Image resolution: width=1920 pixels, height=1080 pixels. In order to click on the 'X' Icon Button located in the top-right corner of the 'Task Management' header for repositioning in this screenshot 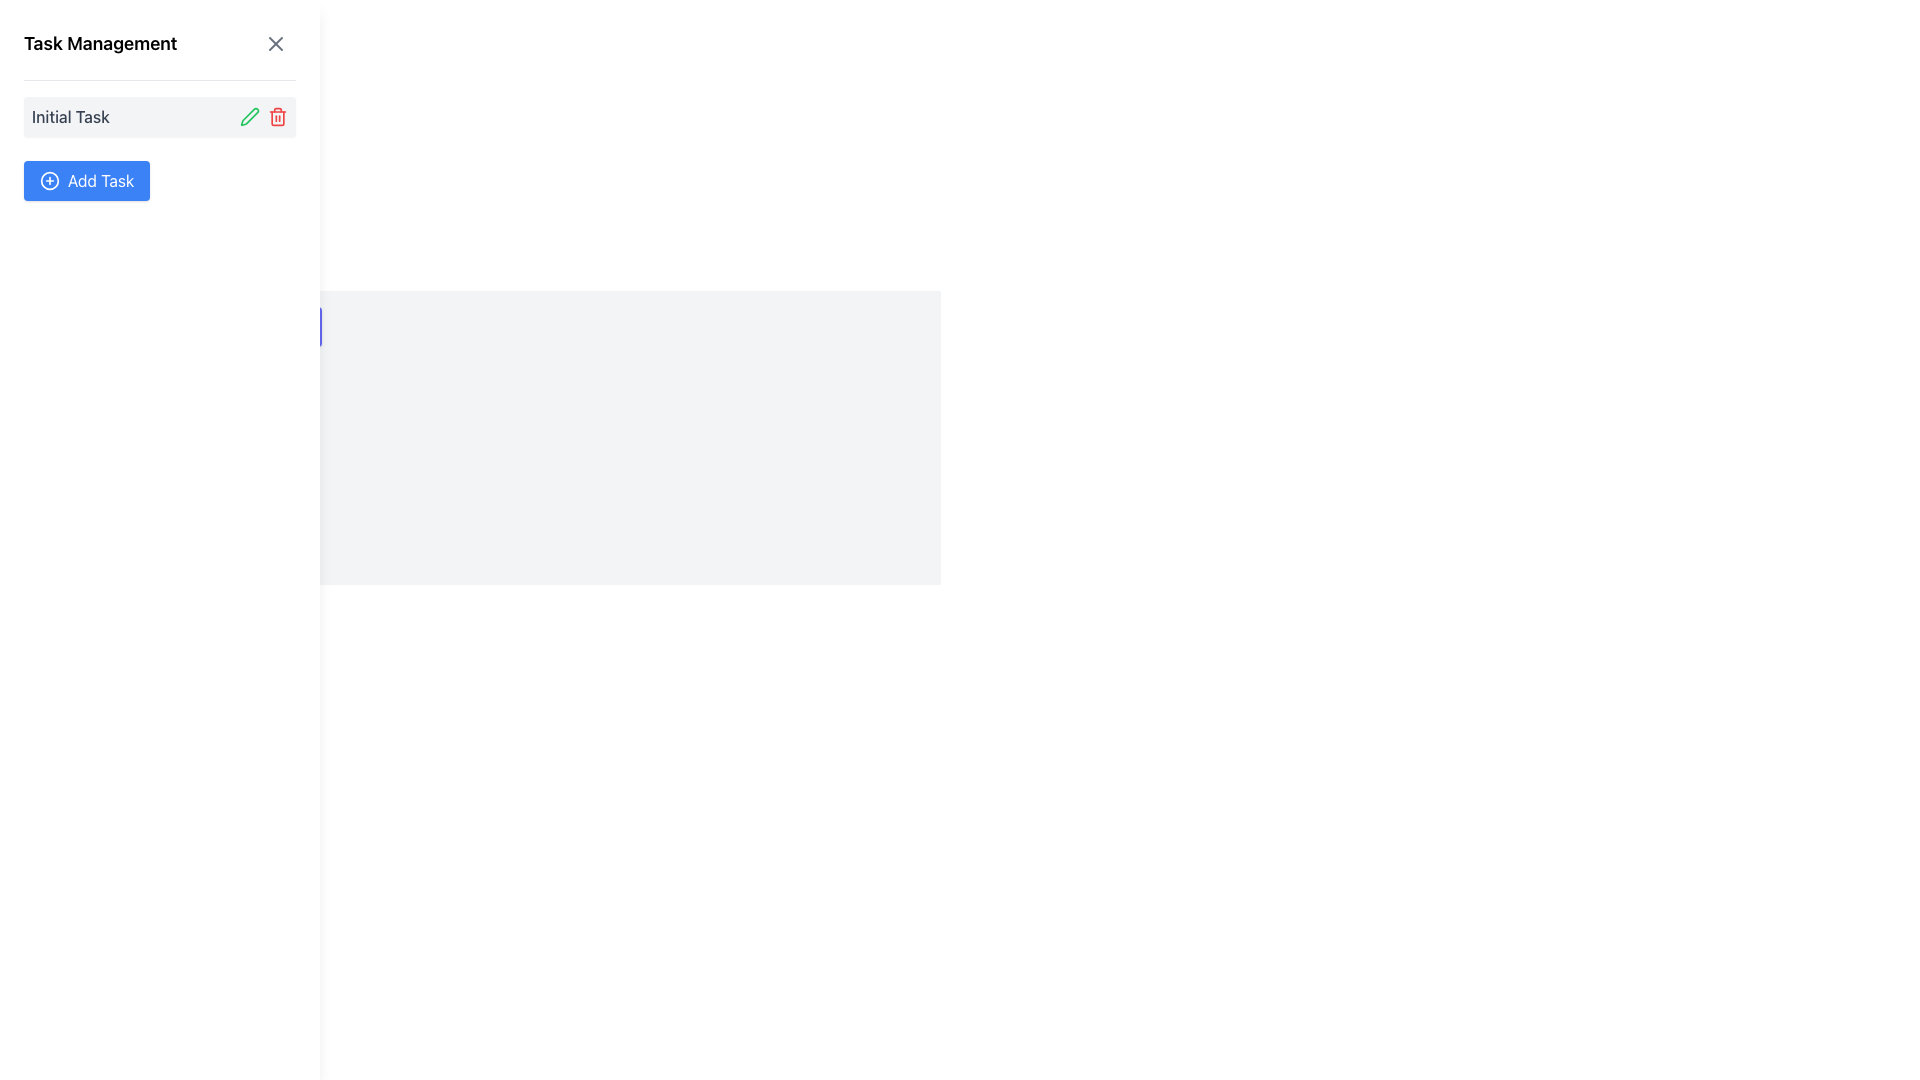, I will do `click(274, 43)`.